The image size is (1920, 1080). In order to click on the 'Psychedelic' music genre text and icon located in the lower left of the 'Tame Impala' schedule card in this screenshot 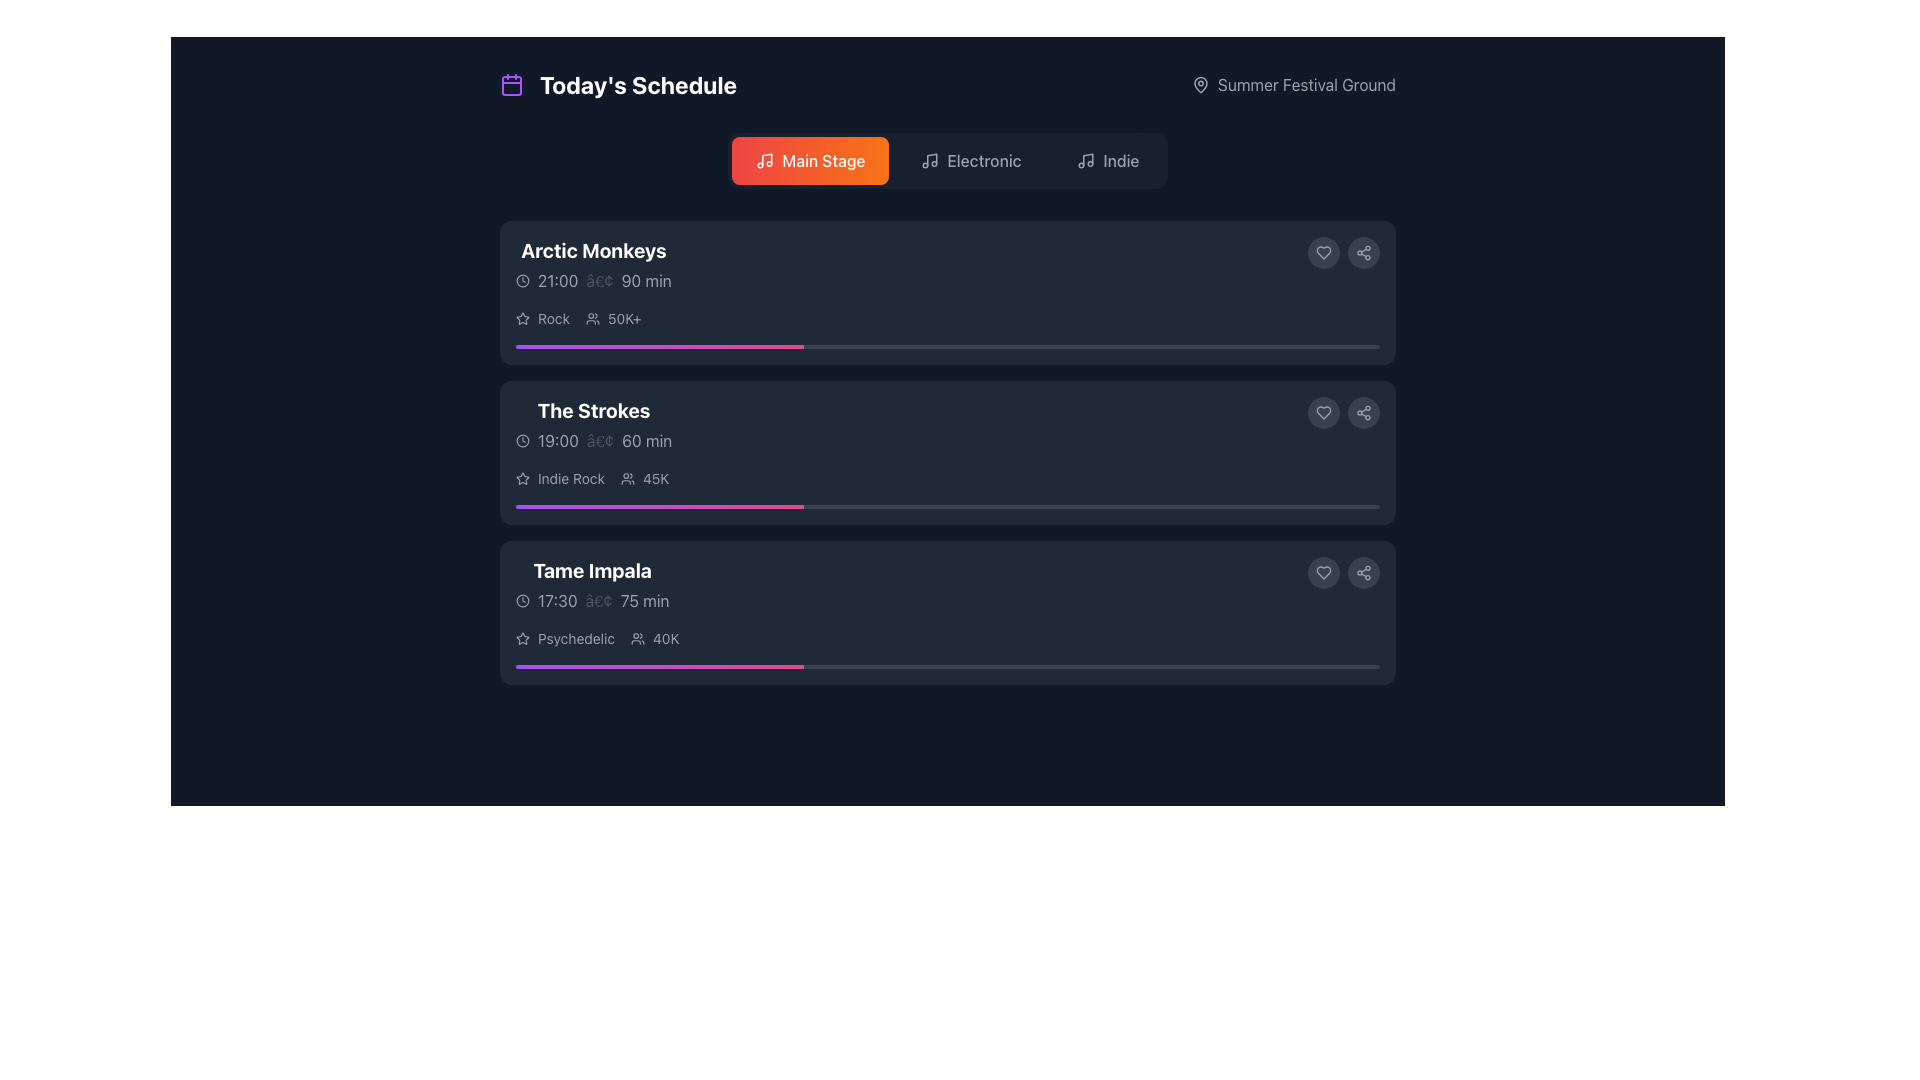, I will do `click(564, 639)`.